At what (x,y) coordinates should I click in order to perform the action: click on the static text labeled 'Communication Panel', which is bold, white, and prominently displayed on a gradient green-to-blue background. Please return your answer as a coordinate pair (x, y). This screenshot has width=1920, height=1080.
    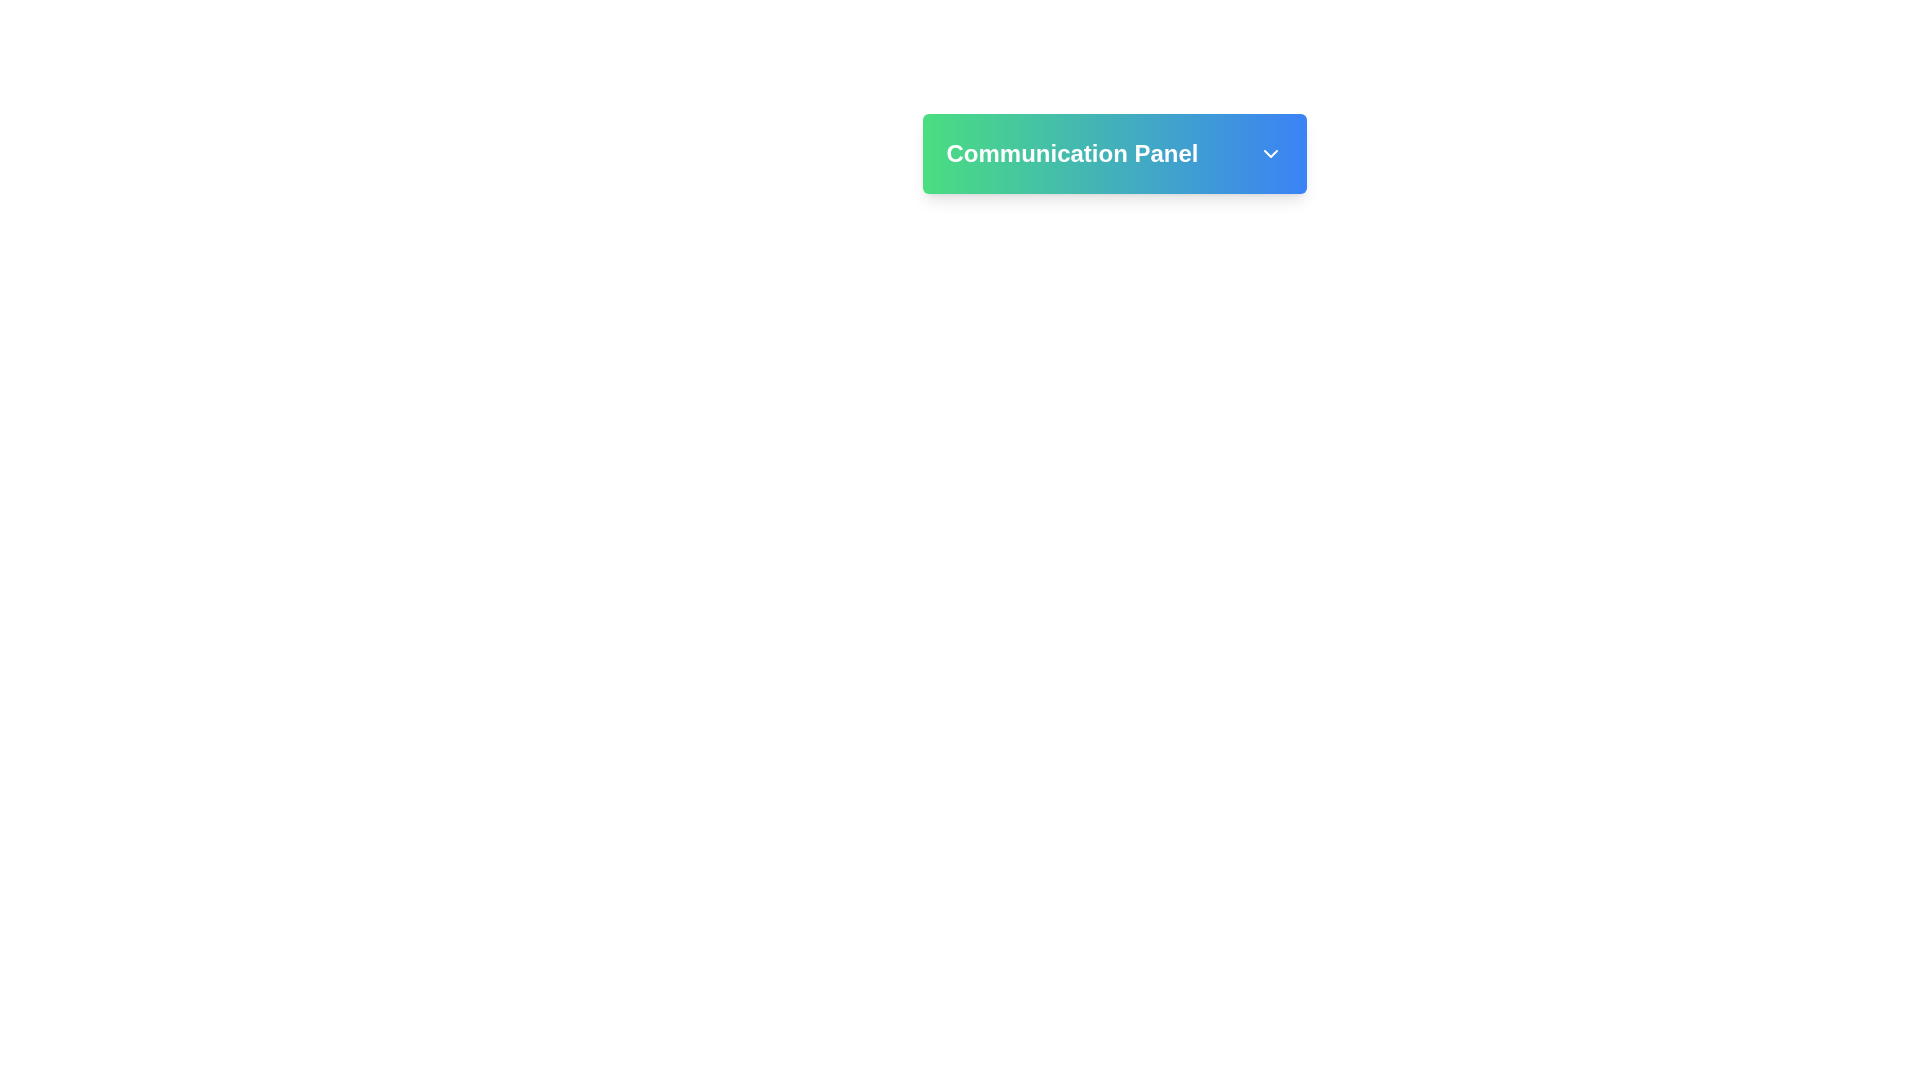
    Looking at the image, I should click on (1071, 153).